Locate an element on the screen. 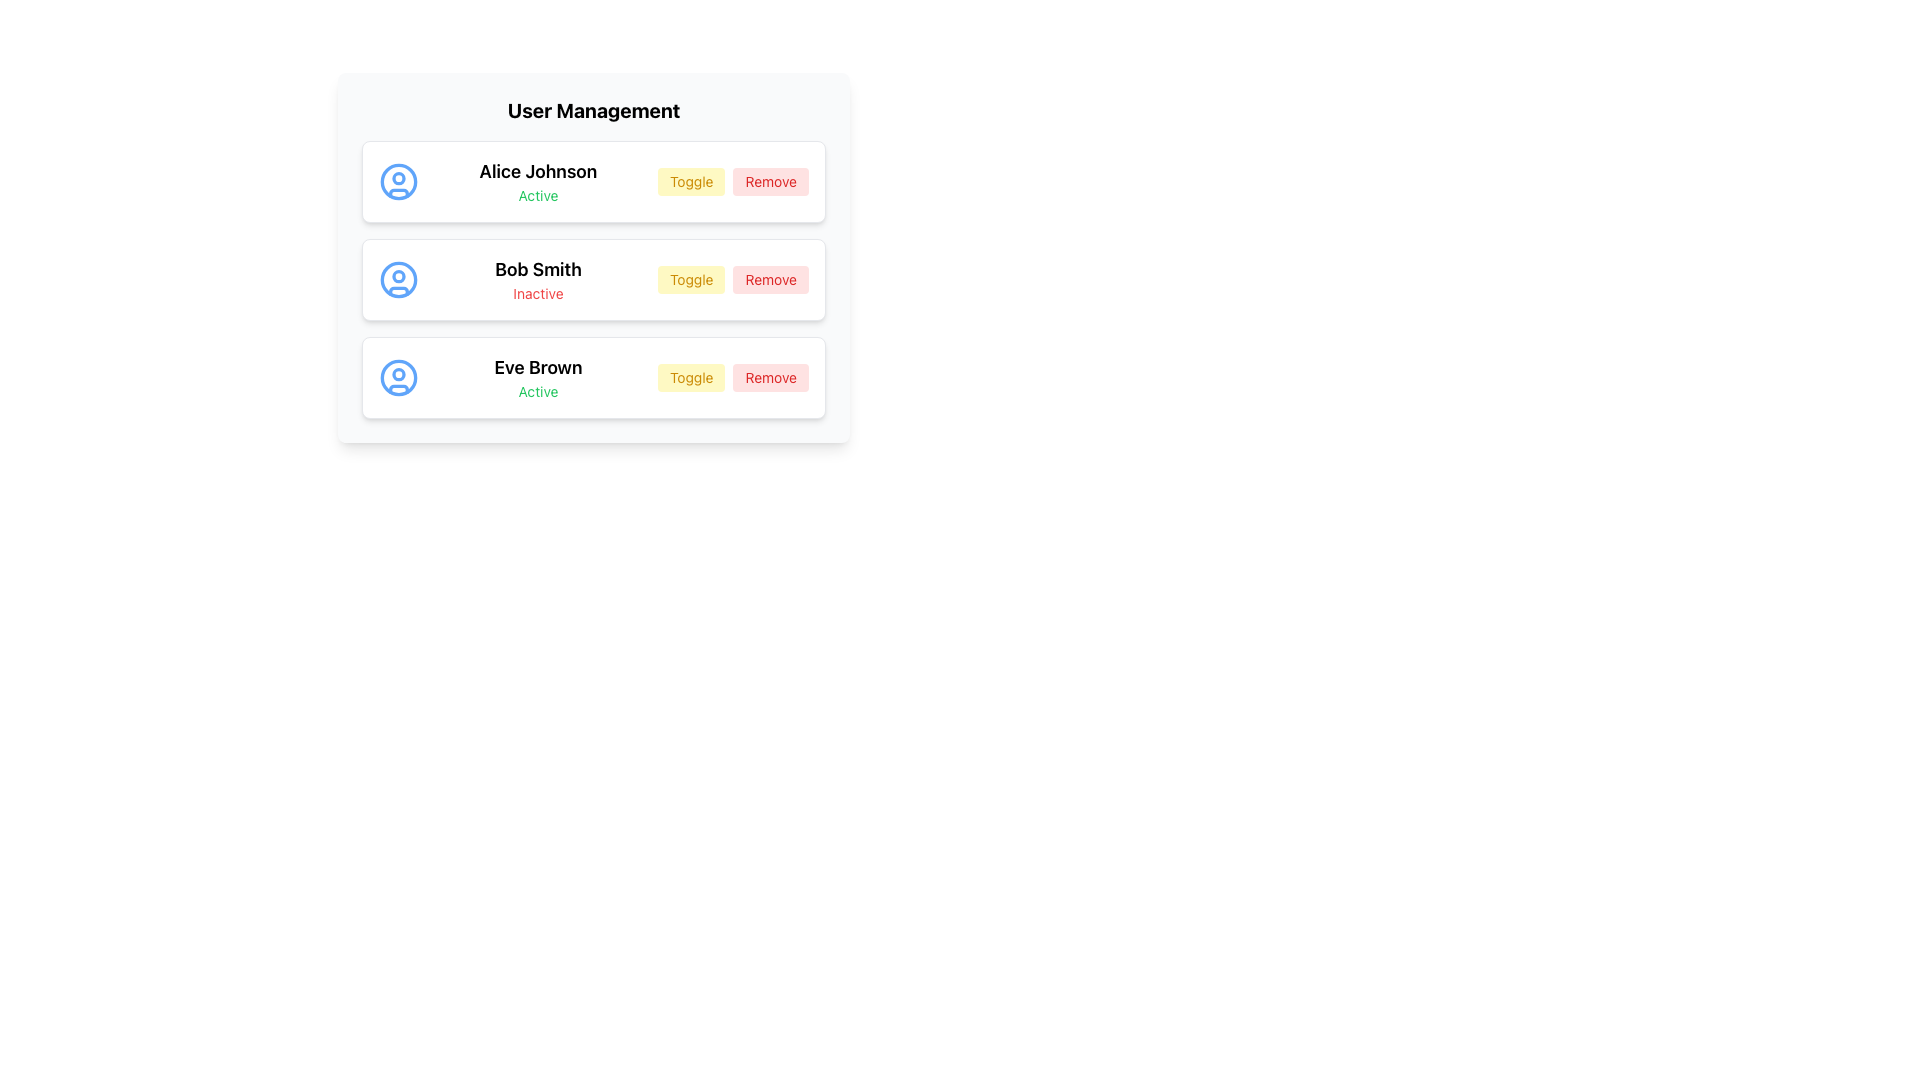 The width and height of the screenshot is (1920, 1080). the Text Display element that shows the user's name and activity status, located to the right of the circular user icon in the User Management interface is located at coordinates (538, 181).